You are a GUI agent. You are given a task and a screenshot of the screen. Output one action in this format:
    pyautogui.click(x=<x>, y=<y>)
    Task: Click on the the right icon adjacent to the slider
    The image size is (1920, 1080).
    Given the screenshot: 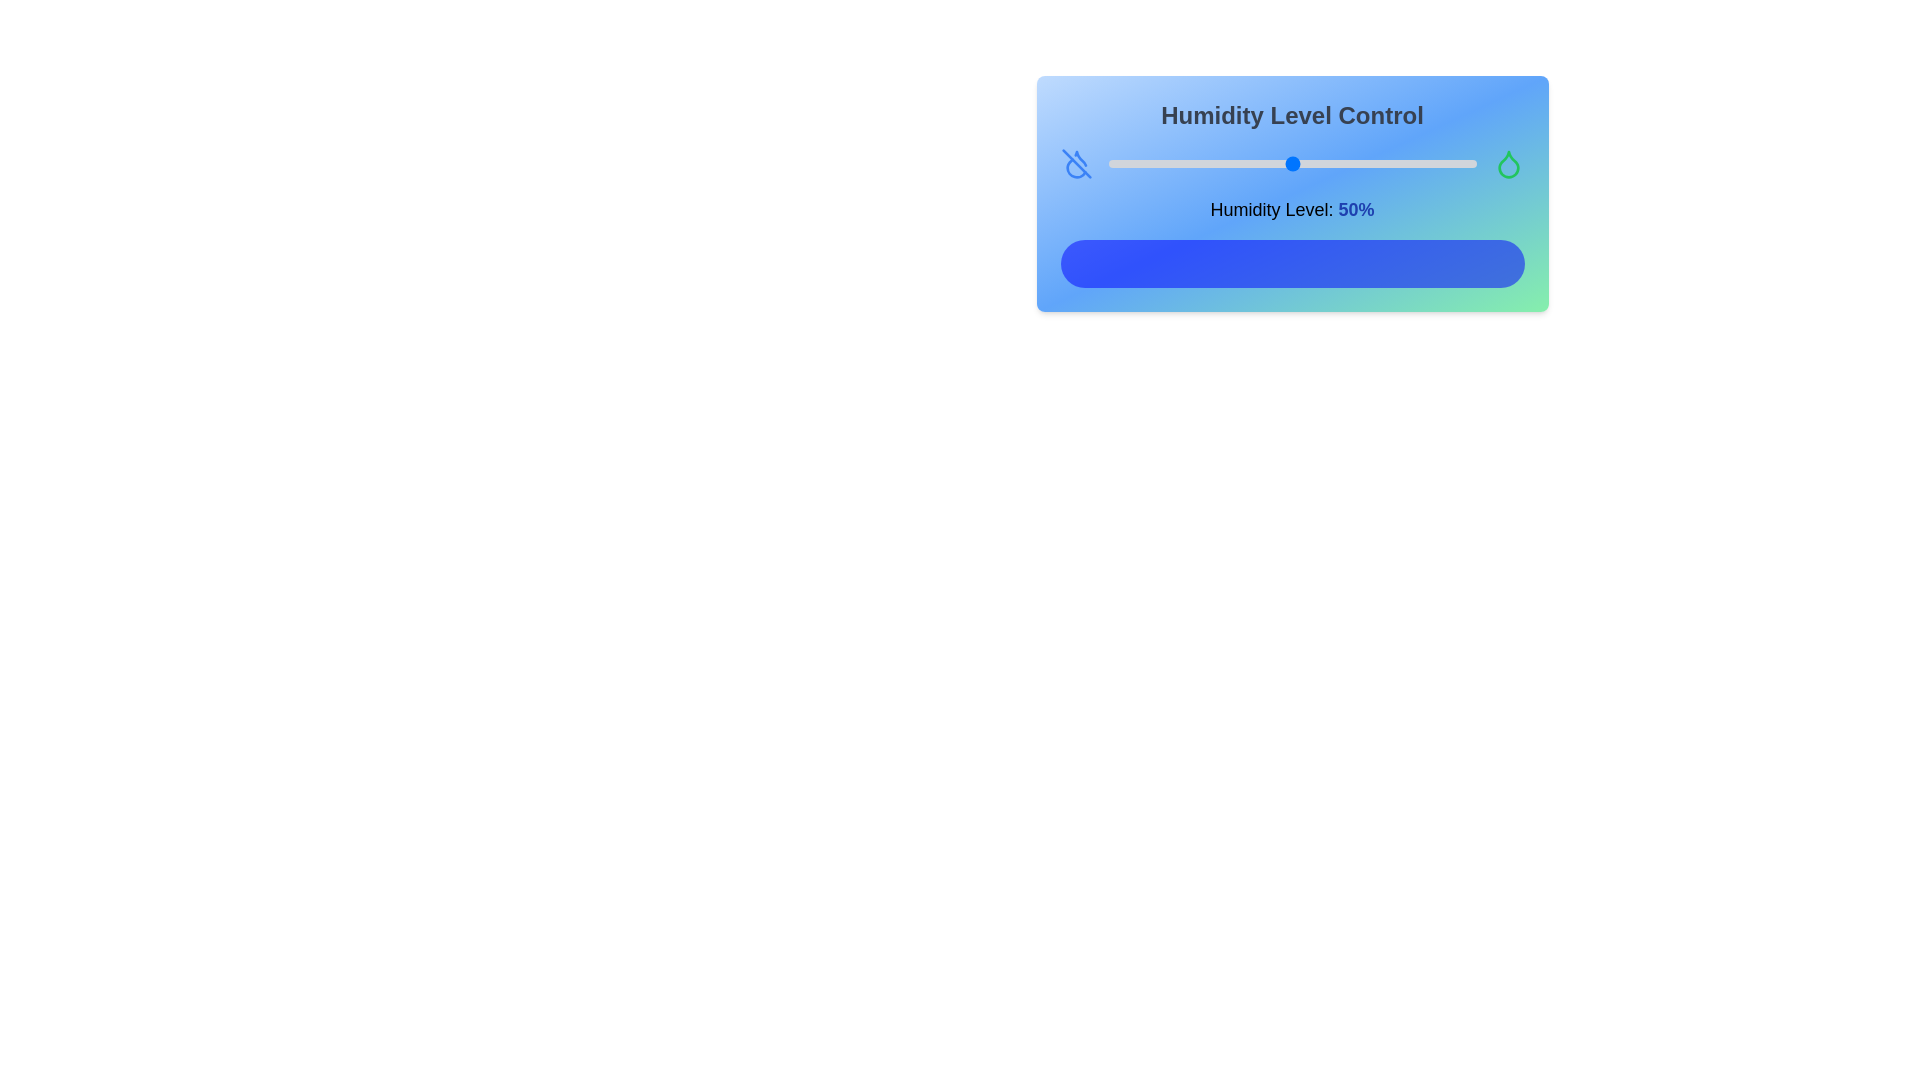 What is the action you would take?
    pyautogui.click(x=1508, y=163)
    